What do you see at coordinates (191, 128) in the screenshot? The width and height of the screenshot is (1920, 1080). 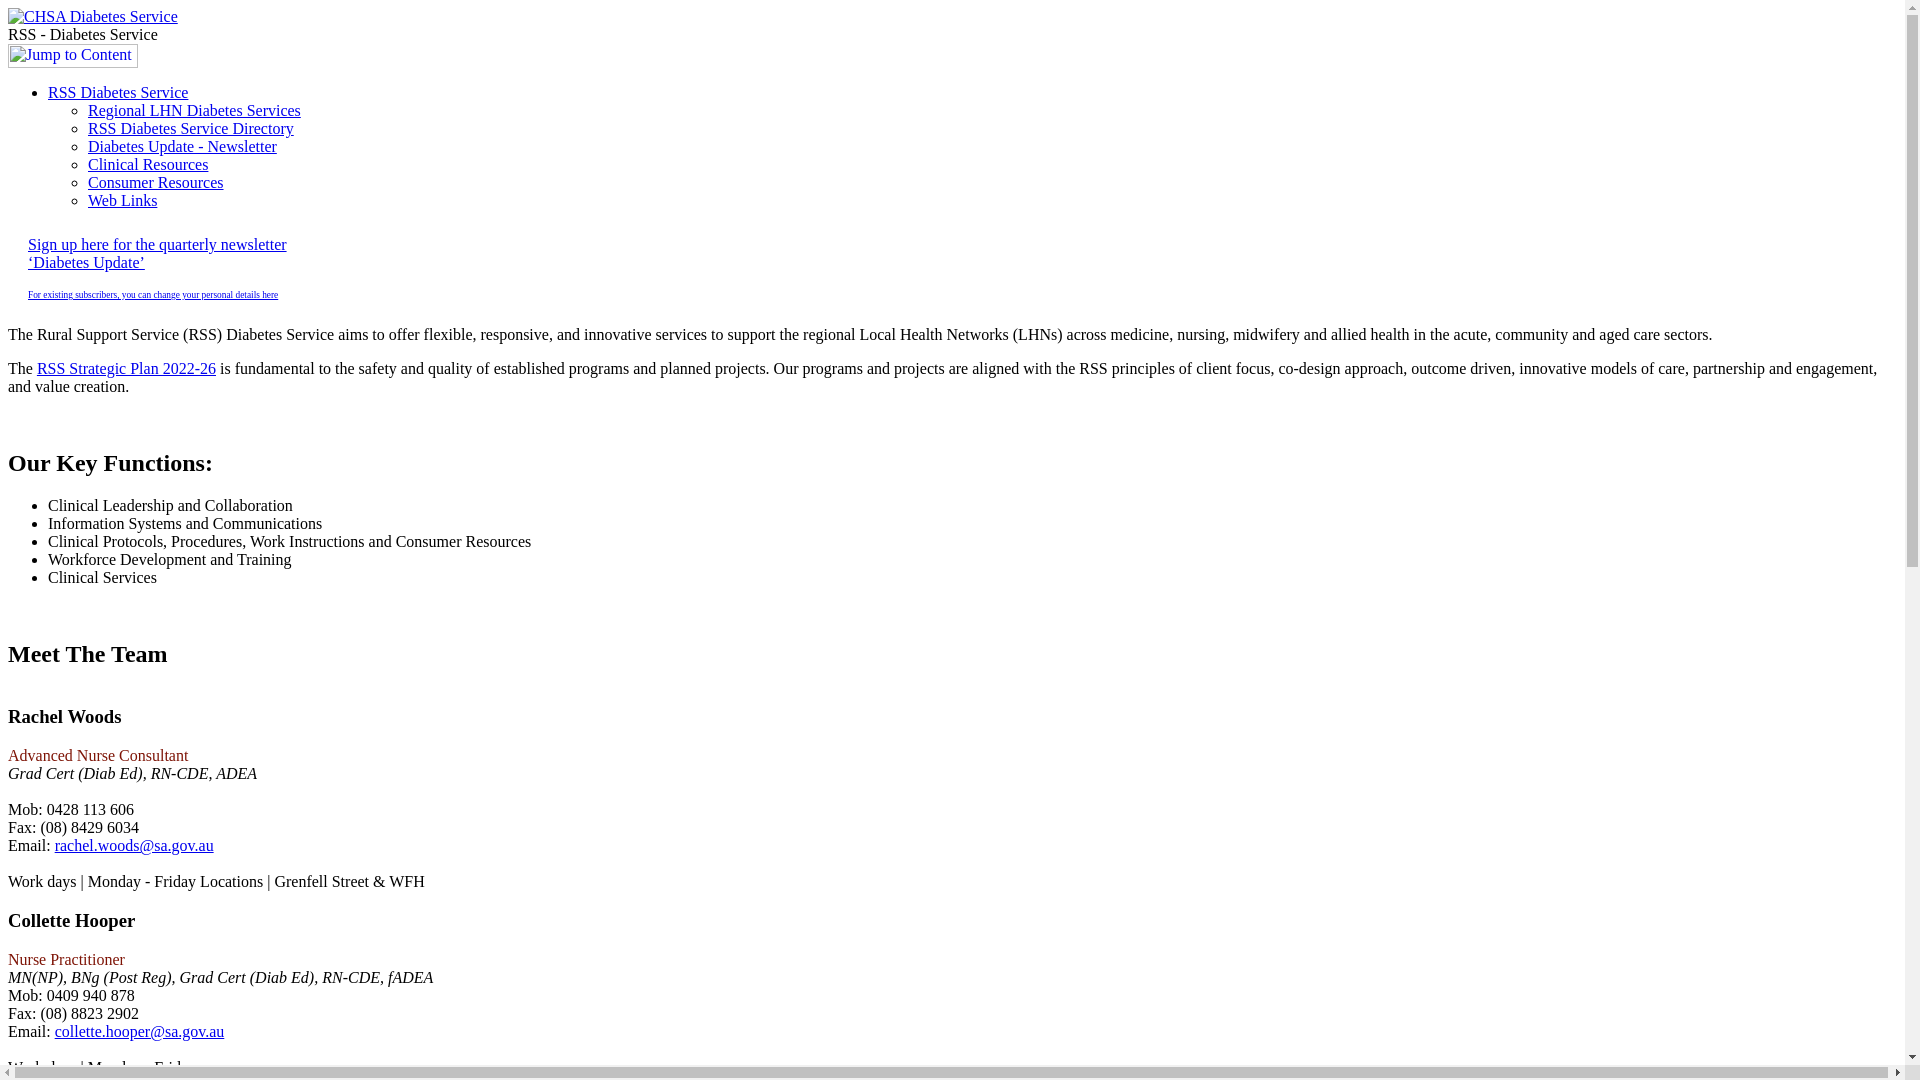 I see `'RSS Diabetes Service Directory'` at bounding box center [191, 128].